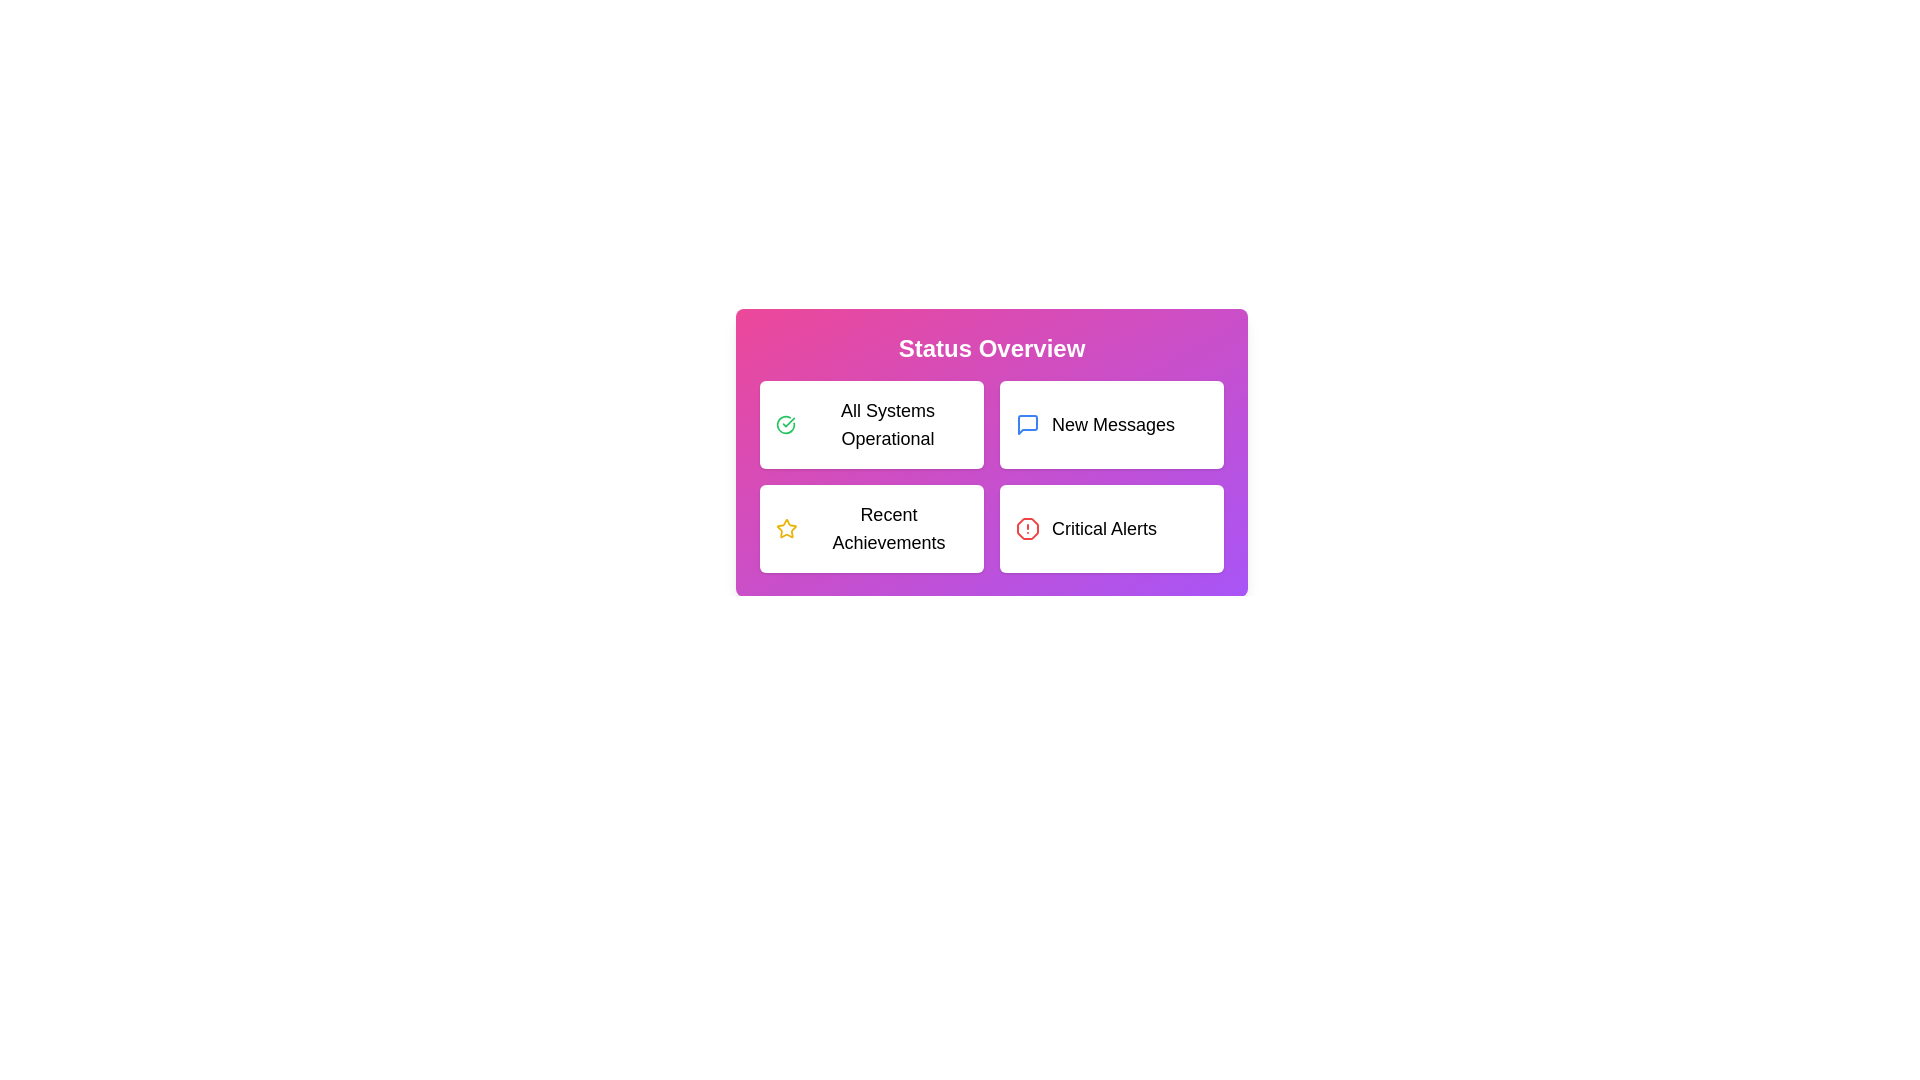 This screenshot has width=1920, height=1080. What do you see at coordinates (872, 423) in the screenshot?
I see `the Status card located in the top-left corner of the grid structure, indicating that all systems are operational` at bounding box center [872, 423].